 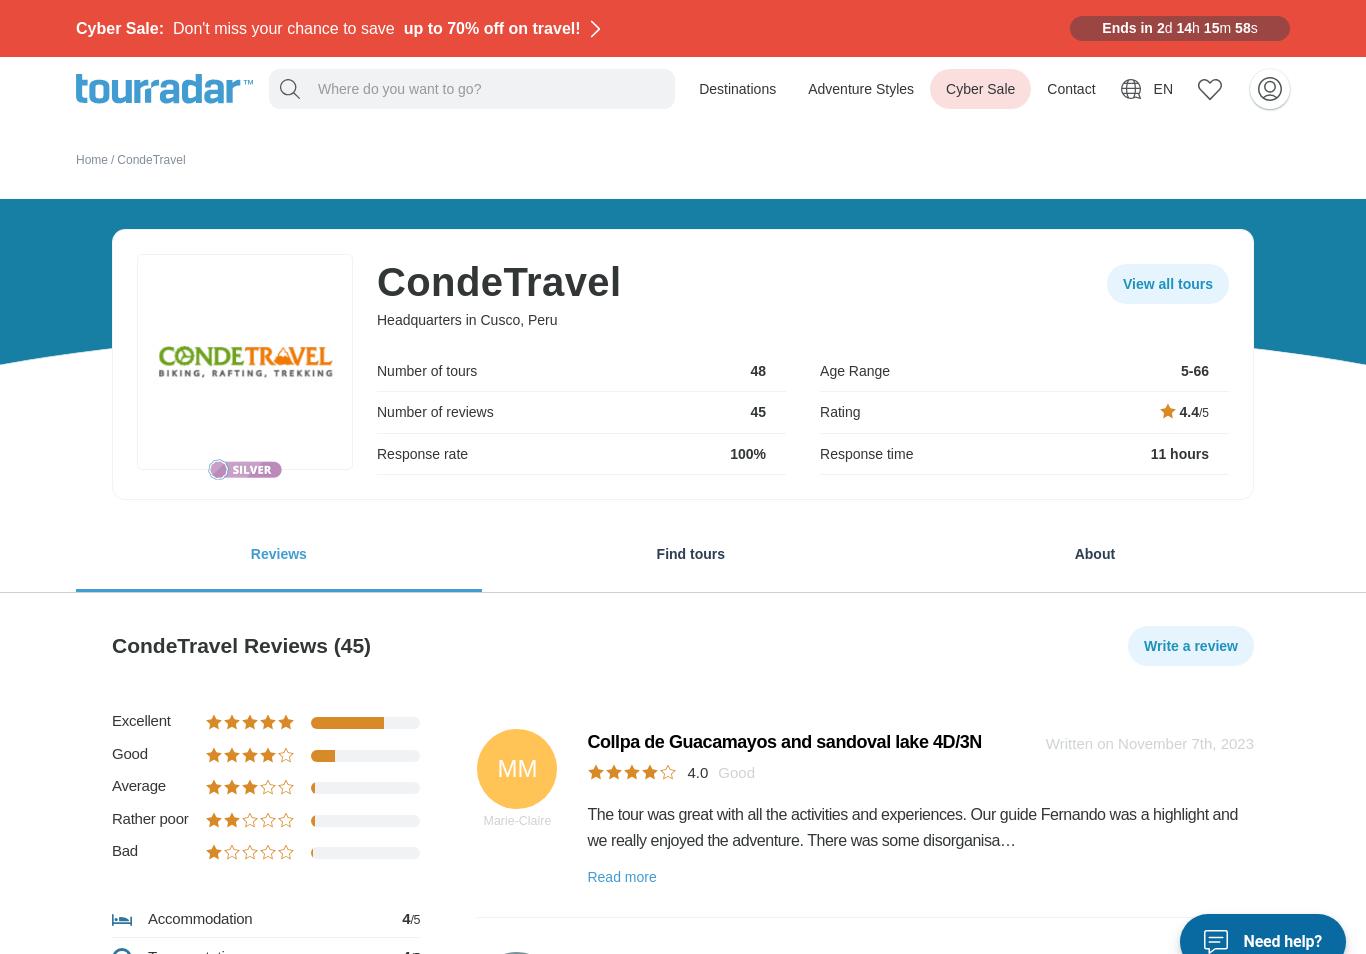 I want to click on '15', so click(x=1210, y=27).